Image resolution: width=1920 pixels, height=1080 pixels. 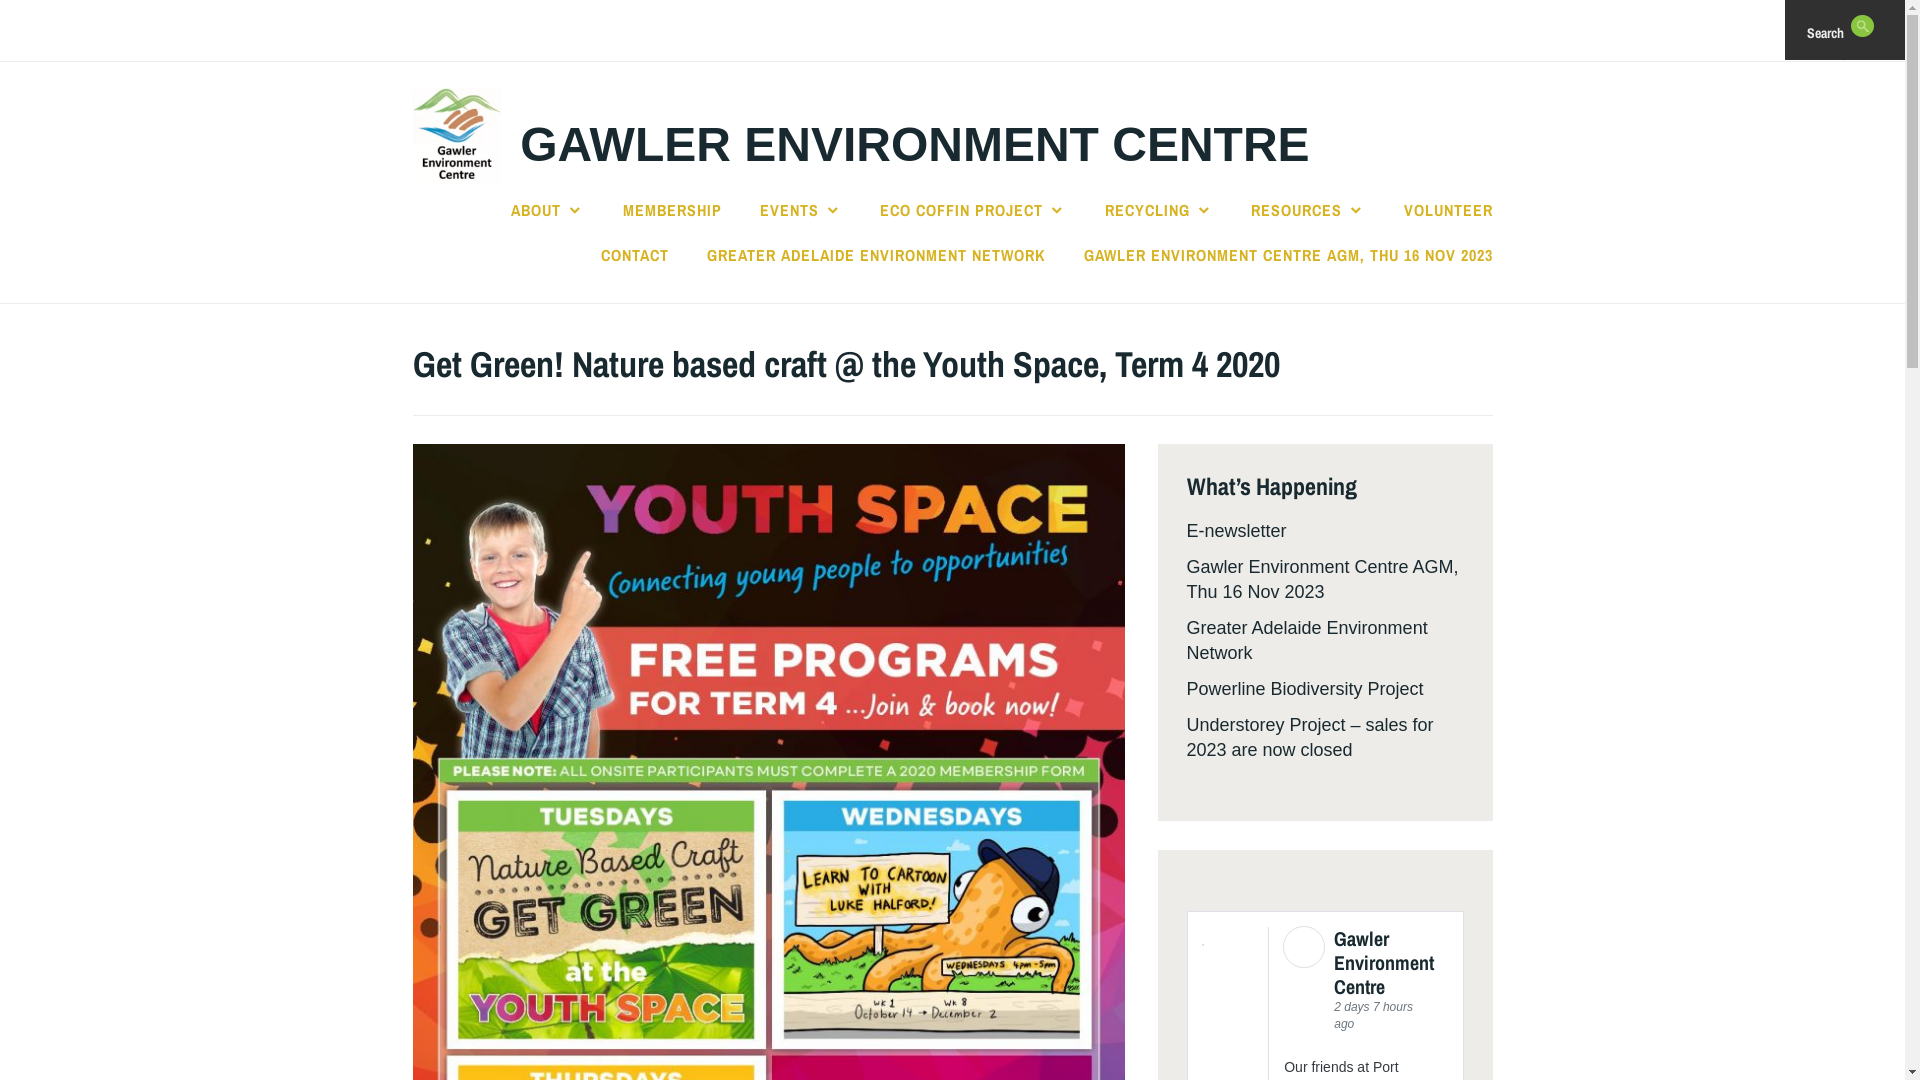 What do you see at coordinates (1235, 530) in the screenshot?
I see `'E-newsletter'` at bounding box center [1235, 530].